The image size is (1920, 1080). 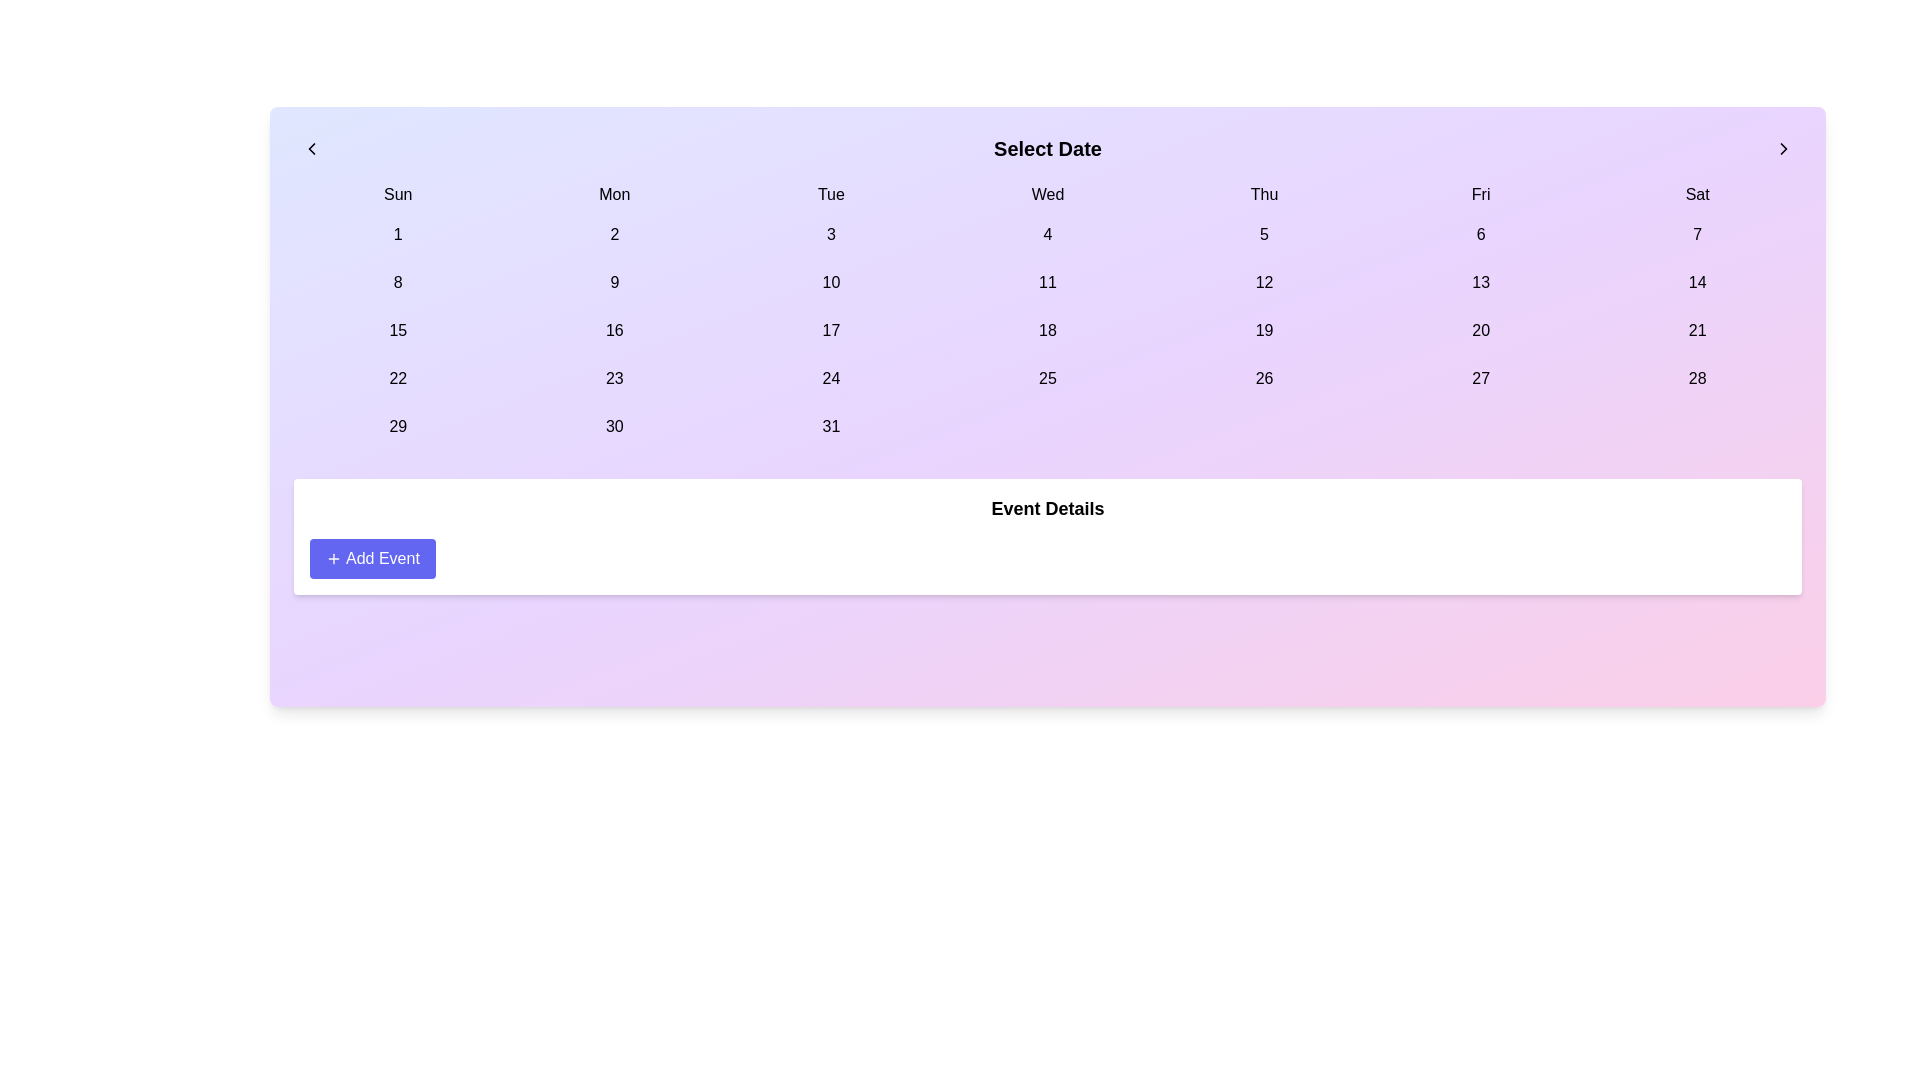 What do you see at coordinates (613, 330) in the screenshot?
I see `the text element displaying the number '16' in the calendar grid, located in the third row and second column under the 'Mon' column heading` at bounding box center [613, 330].